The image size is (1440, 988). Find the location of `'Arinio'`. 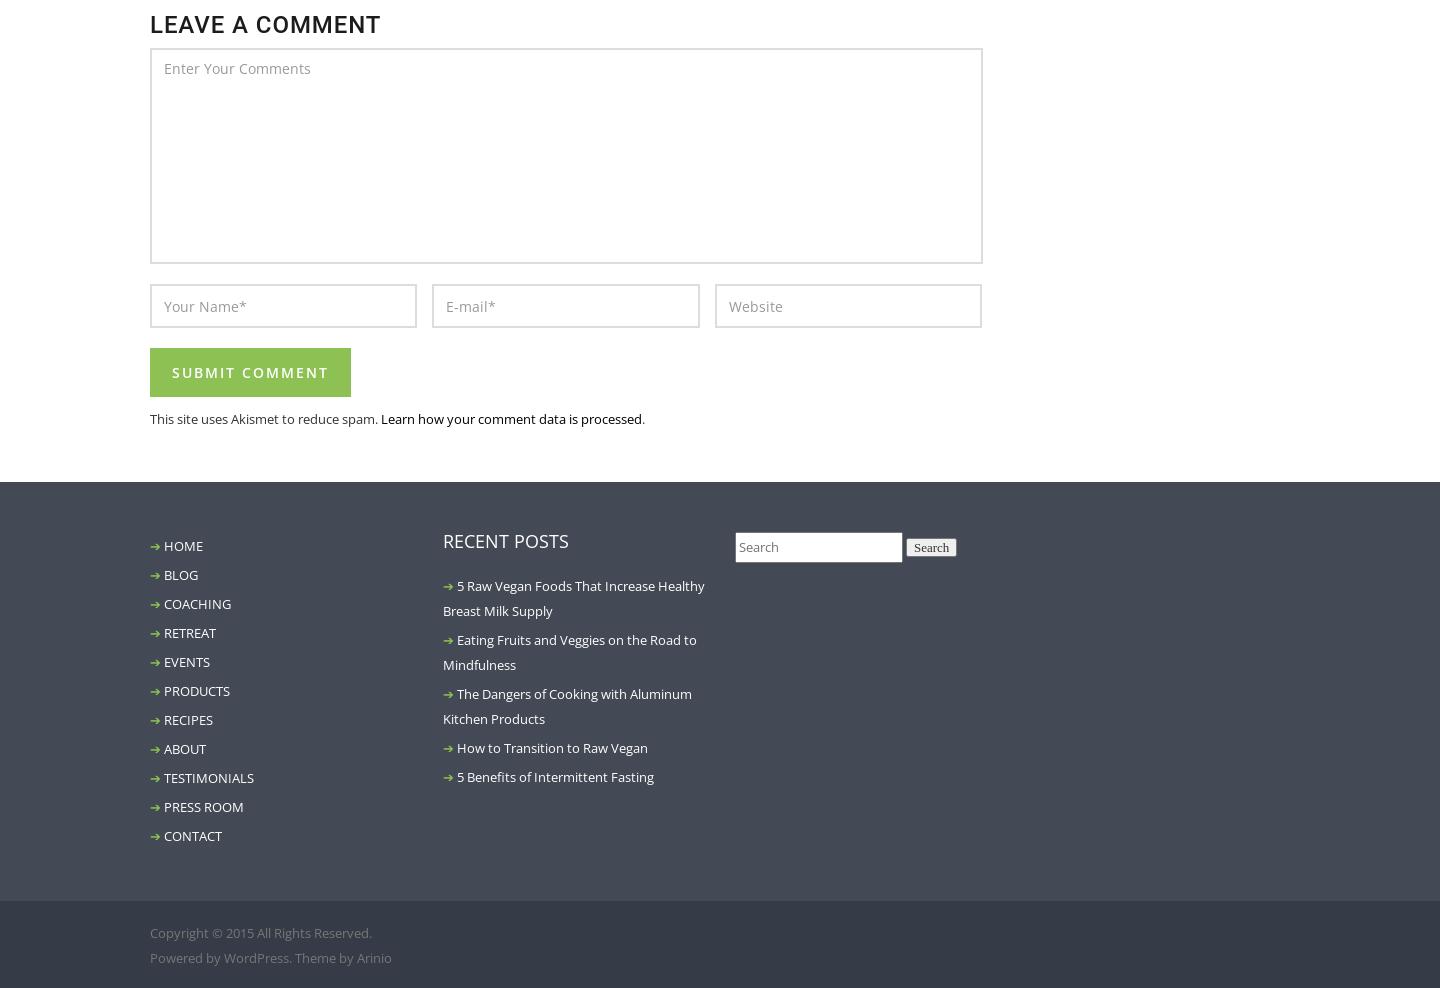

'Arinio' is located at coordinates (373, 957).